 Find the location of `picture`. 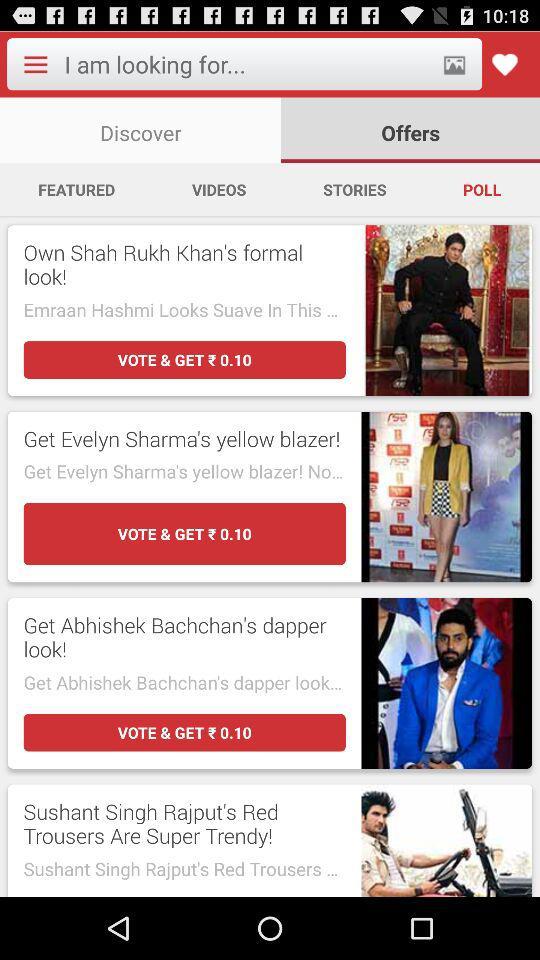

picture is located at coordinates (454, 64).